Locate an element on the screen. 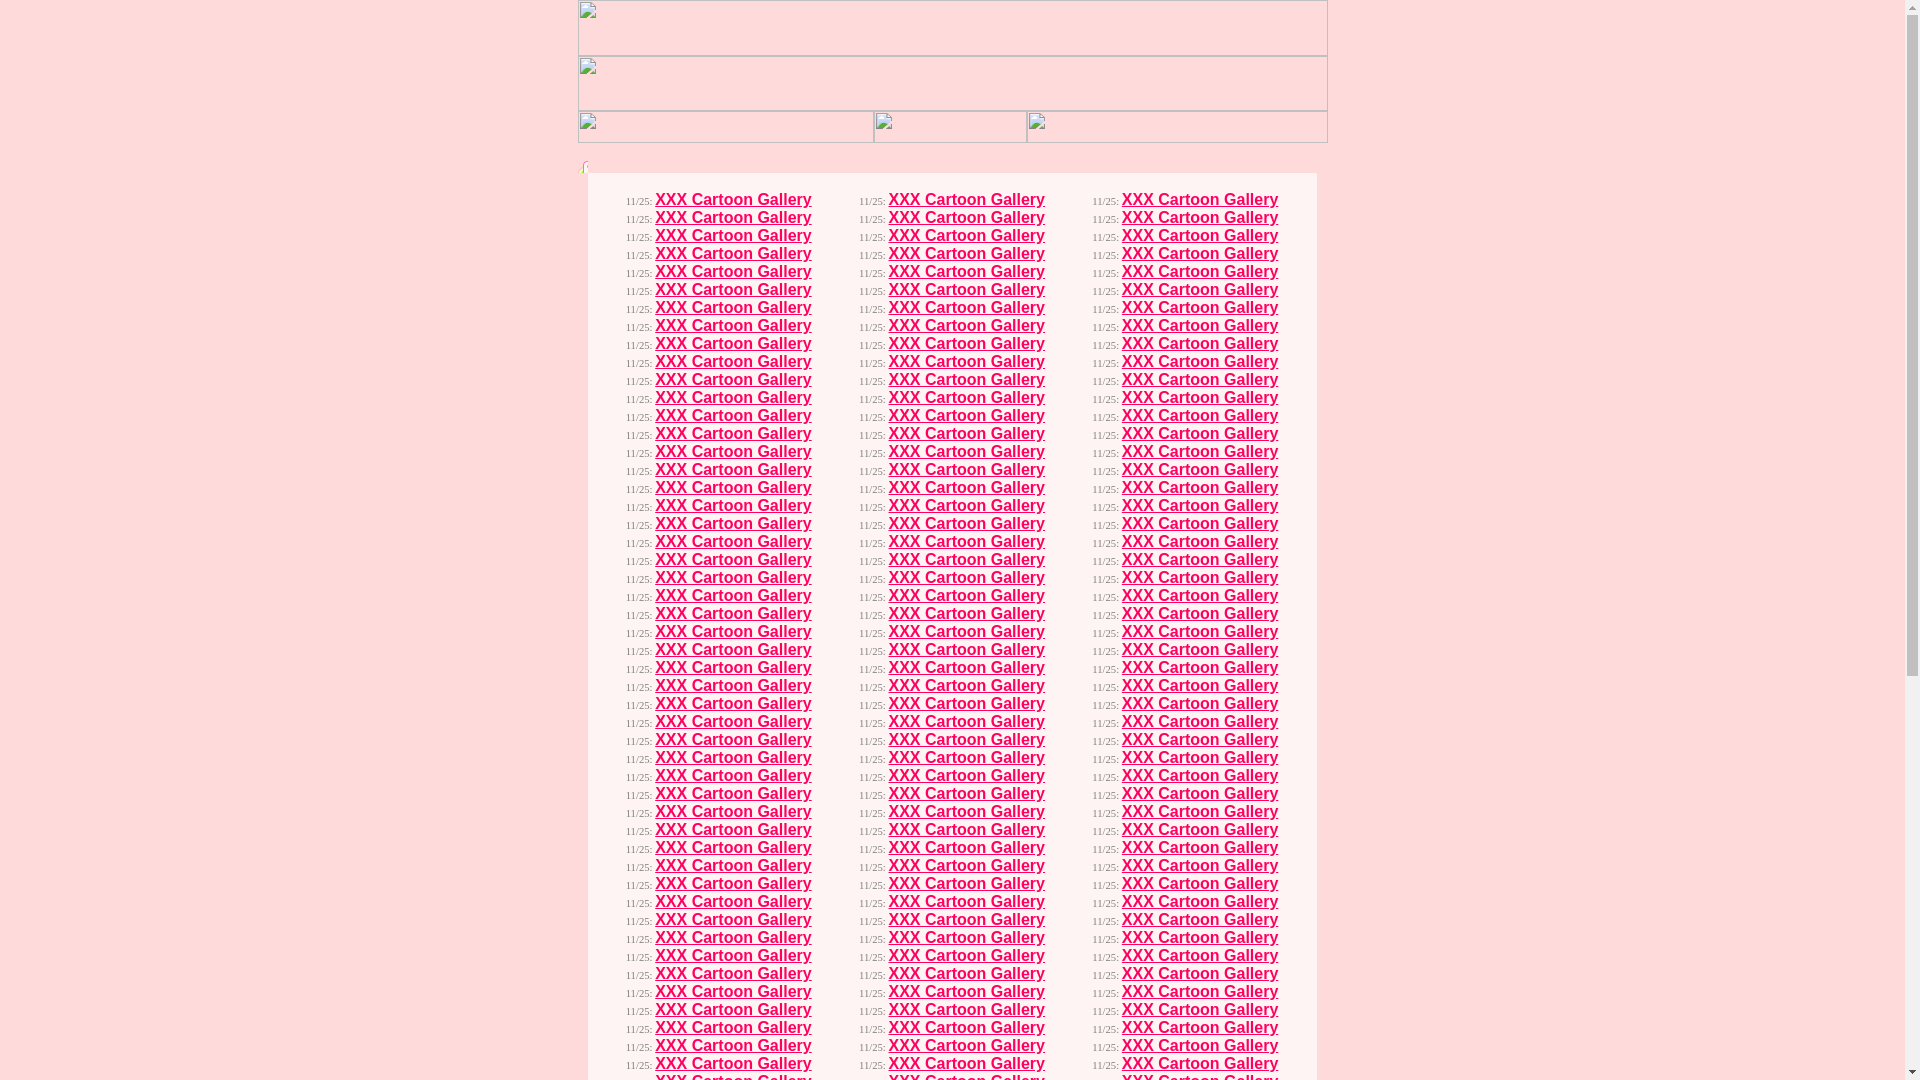  'XXX Cartoon Gallery' is located at coordinates (732, 199).